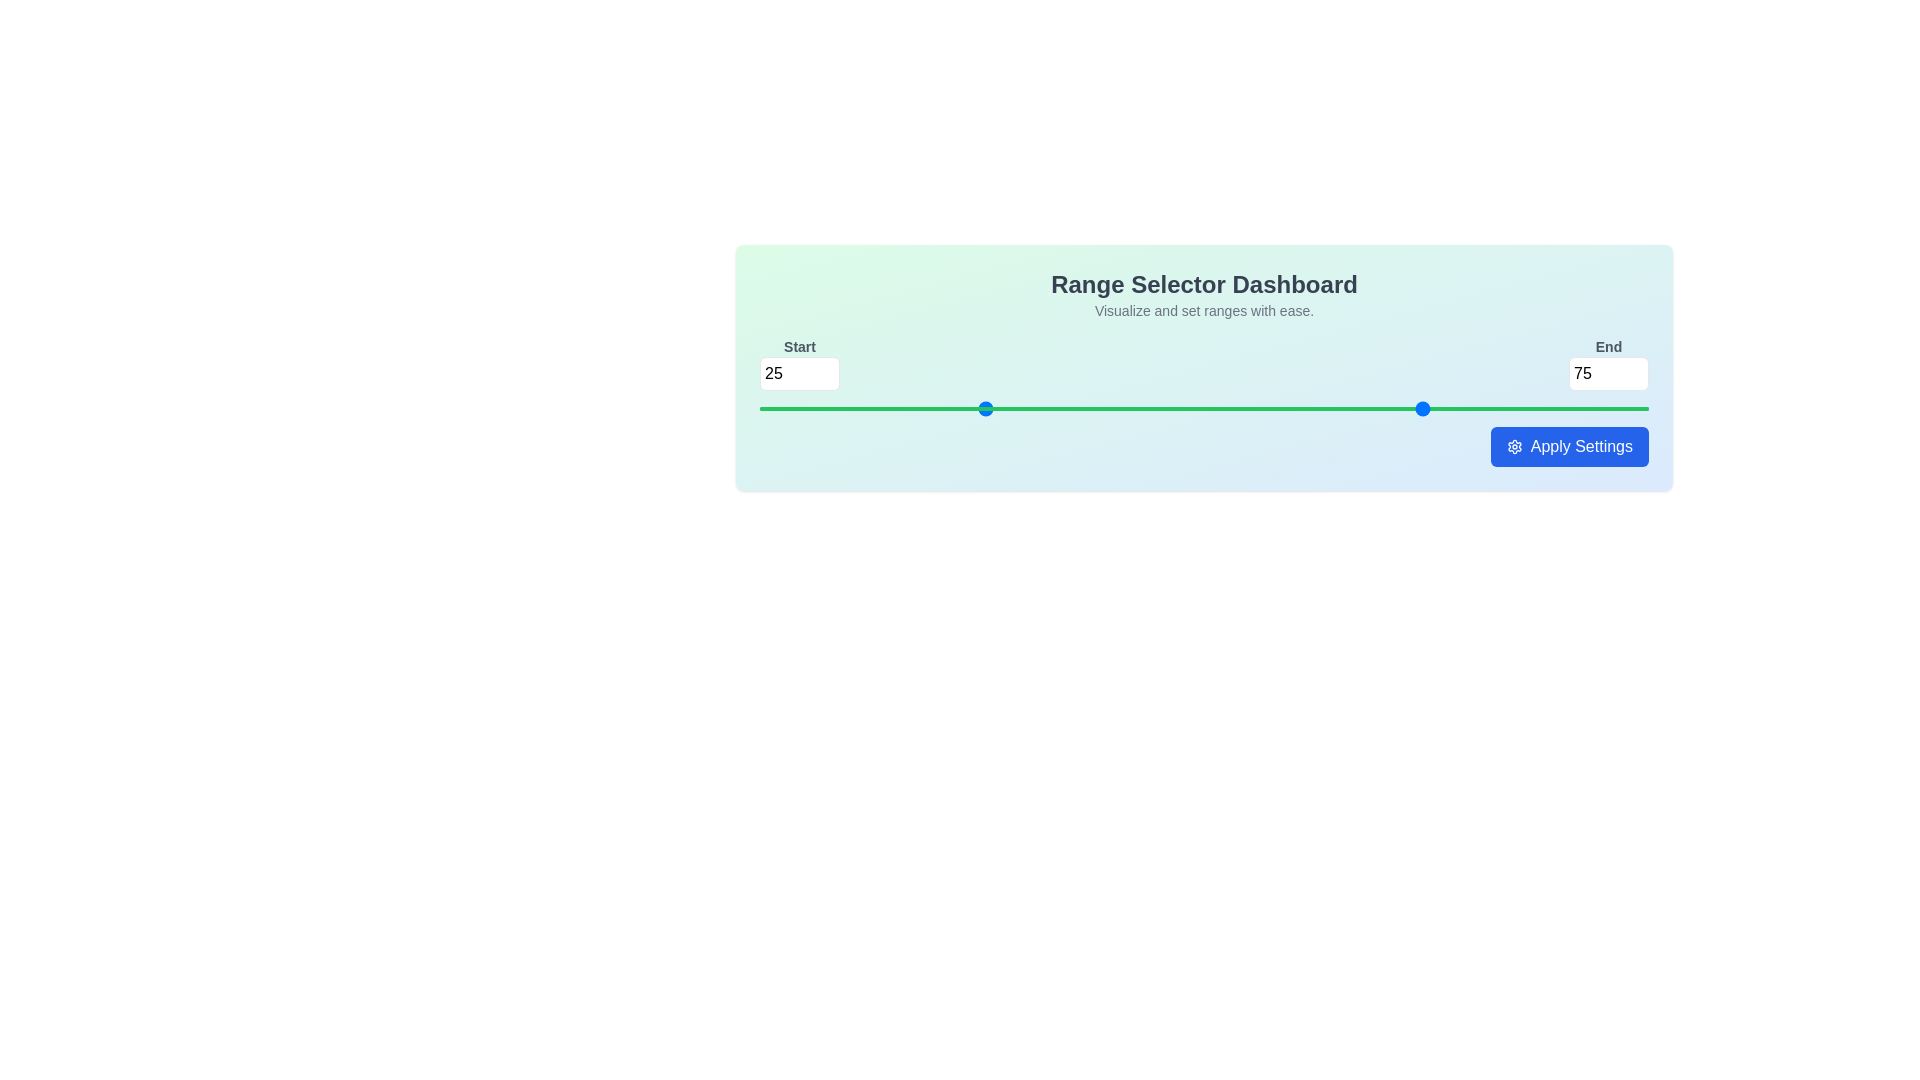 This screenshot has width=1920, height=1080. I want to click on the number input field labeled 'End' to focus on it, so click(1608, 363).